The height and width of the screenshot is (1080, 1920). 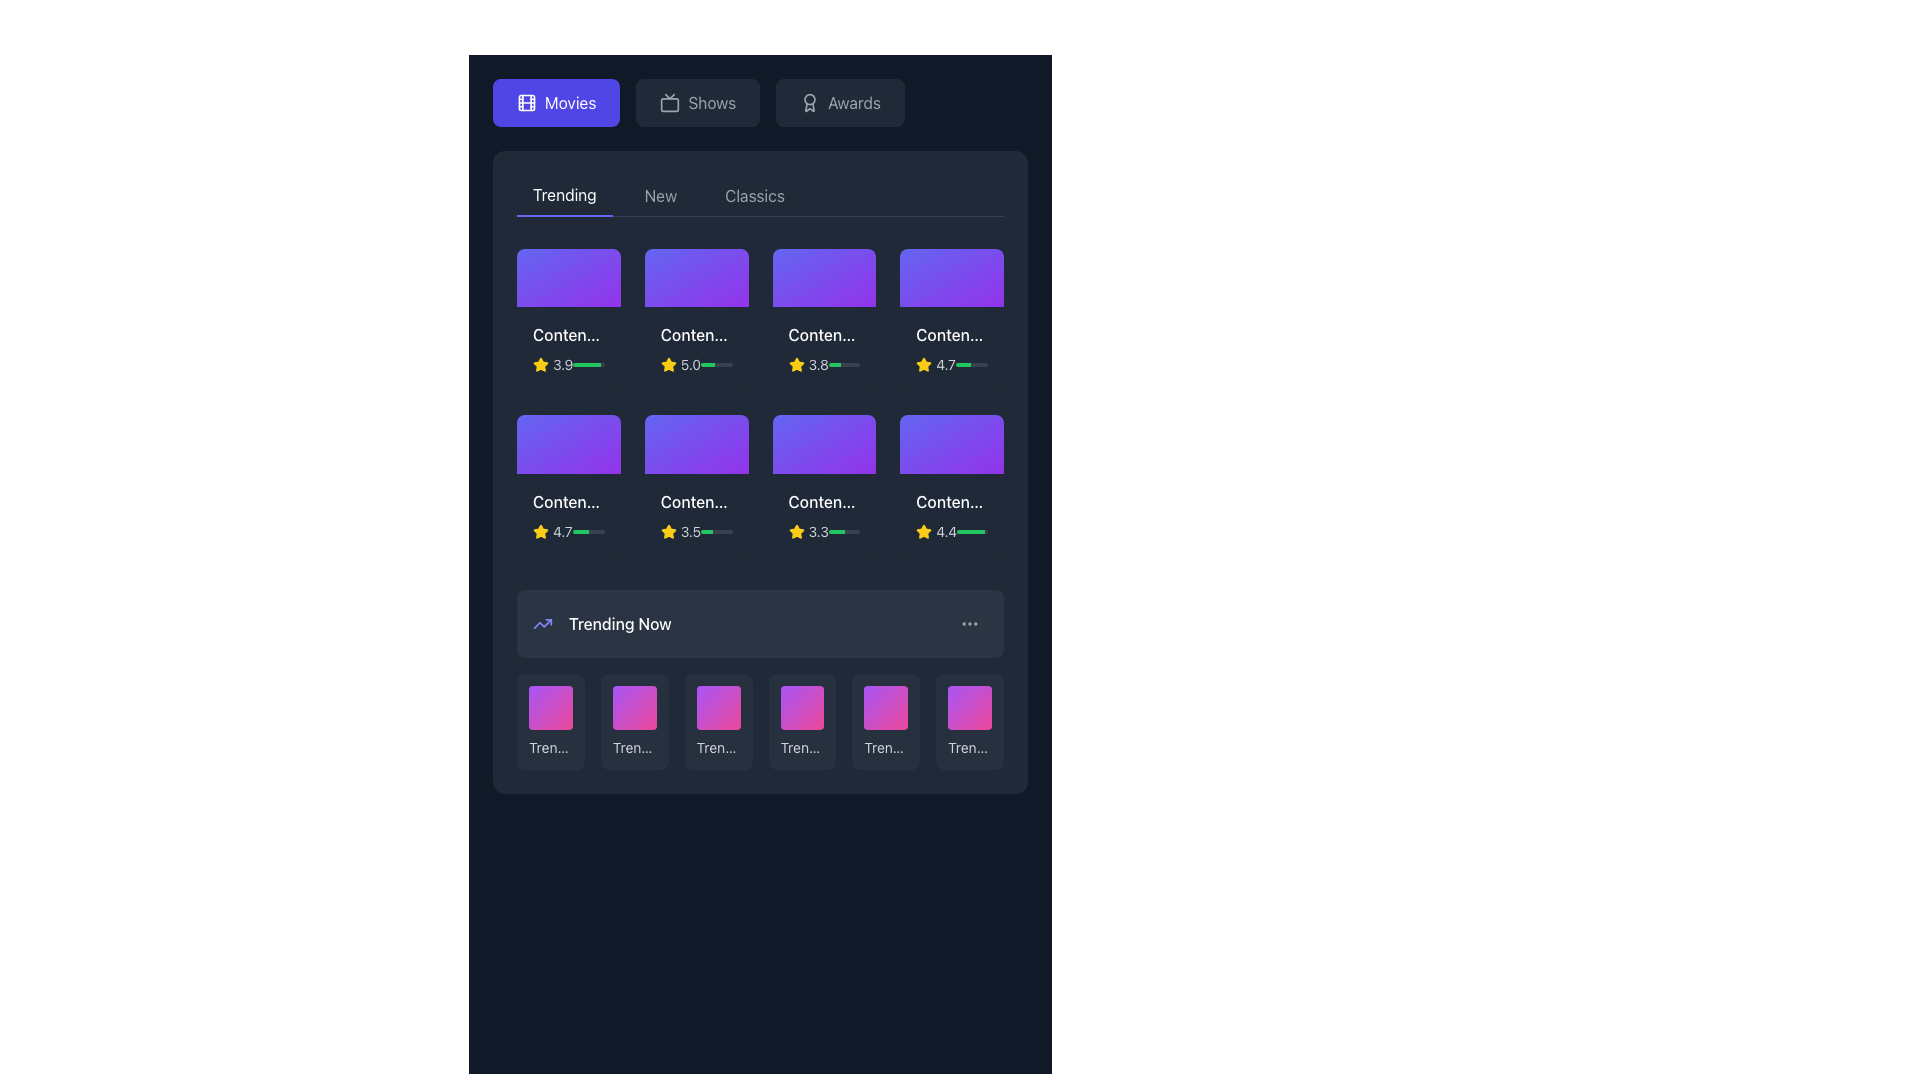 What do you see at coordinates (680, 365) in the screenshot?
I see `the star icon and rating number element displaying '5.0' in the second movie content card of the 'Trending' section` at bounding box center [680, 365].